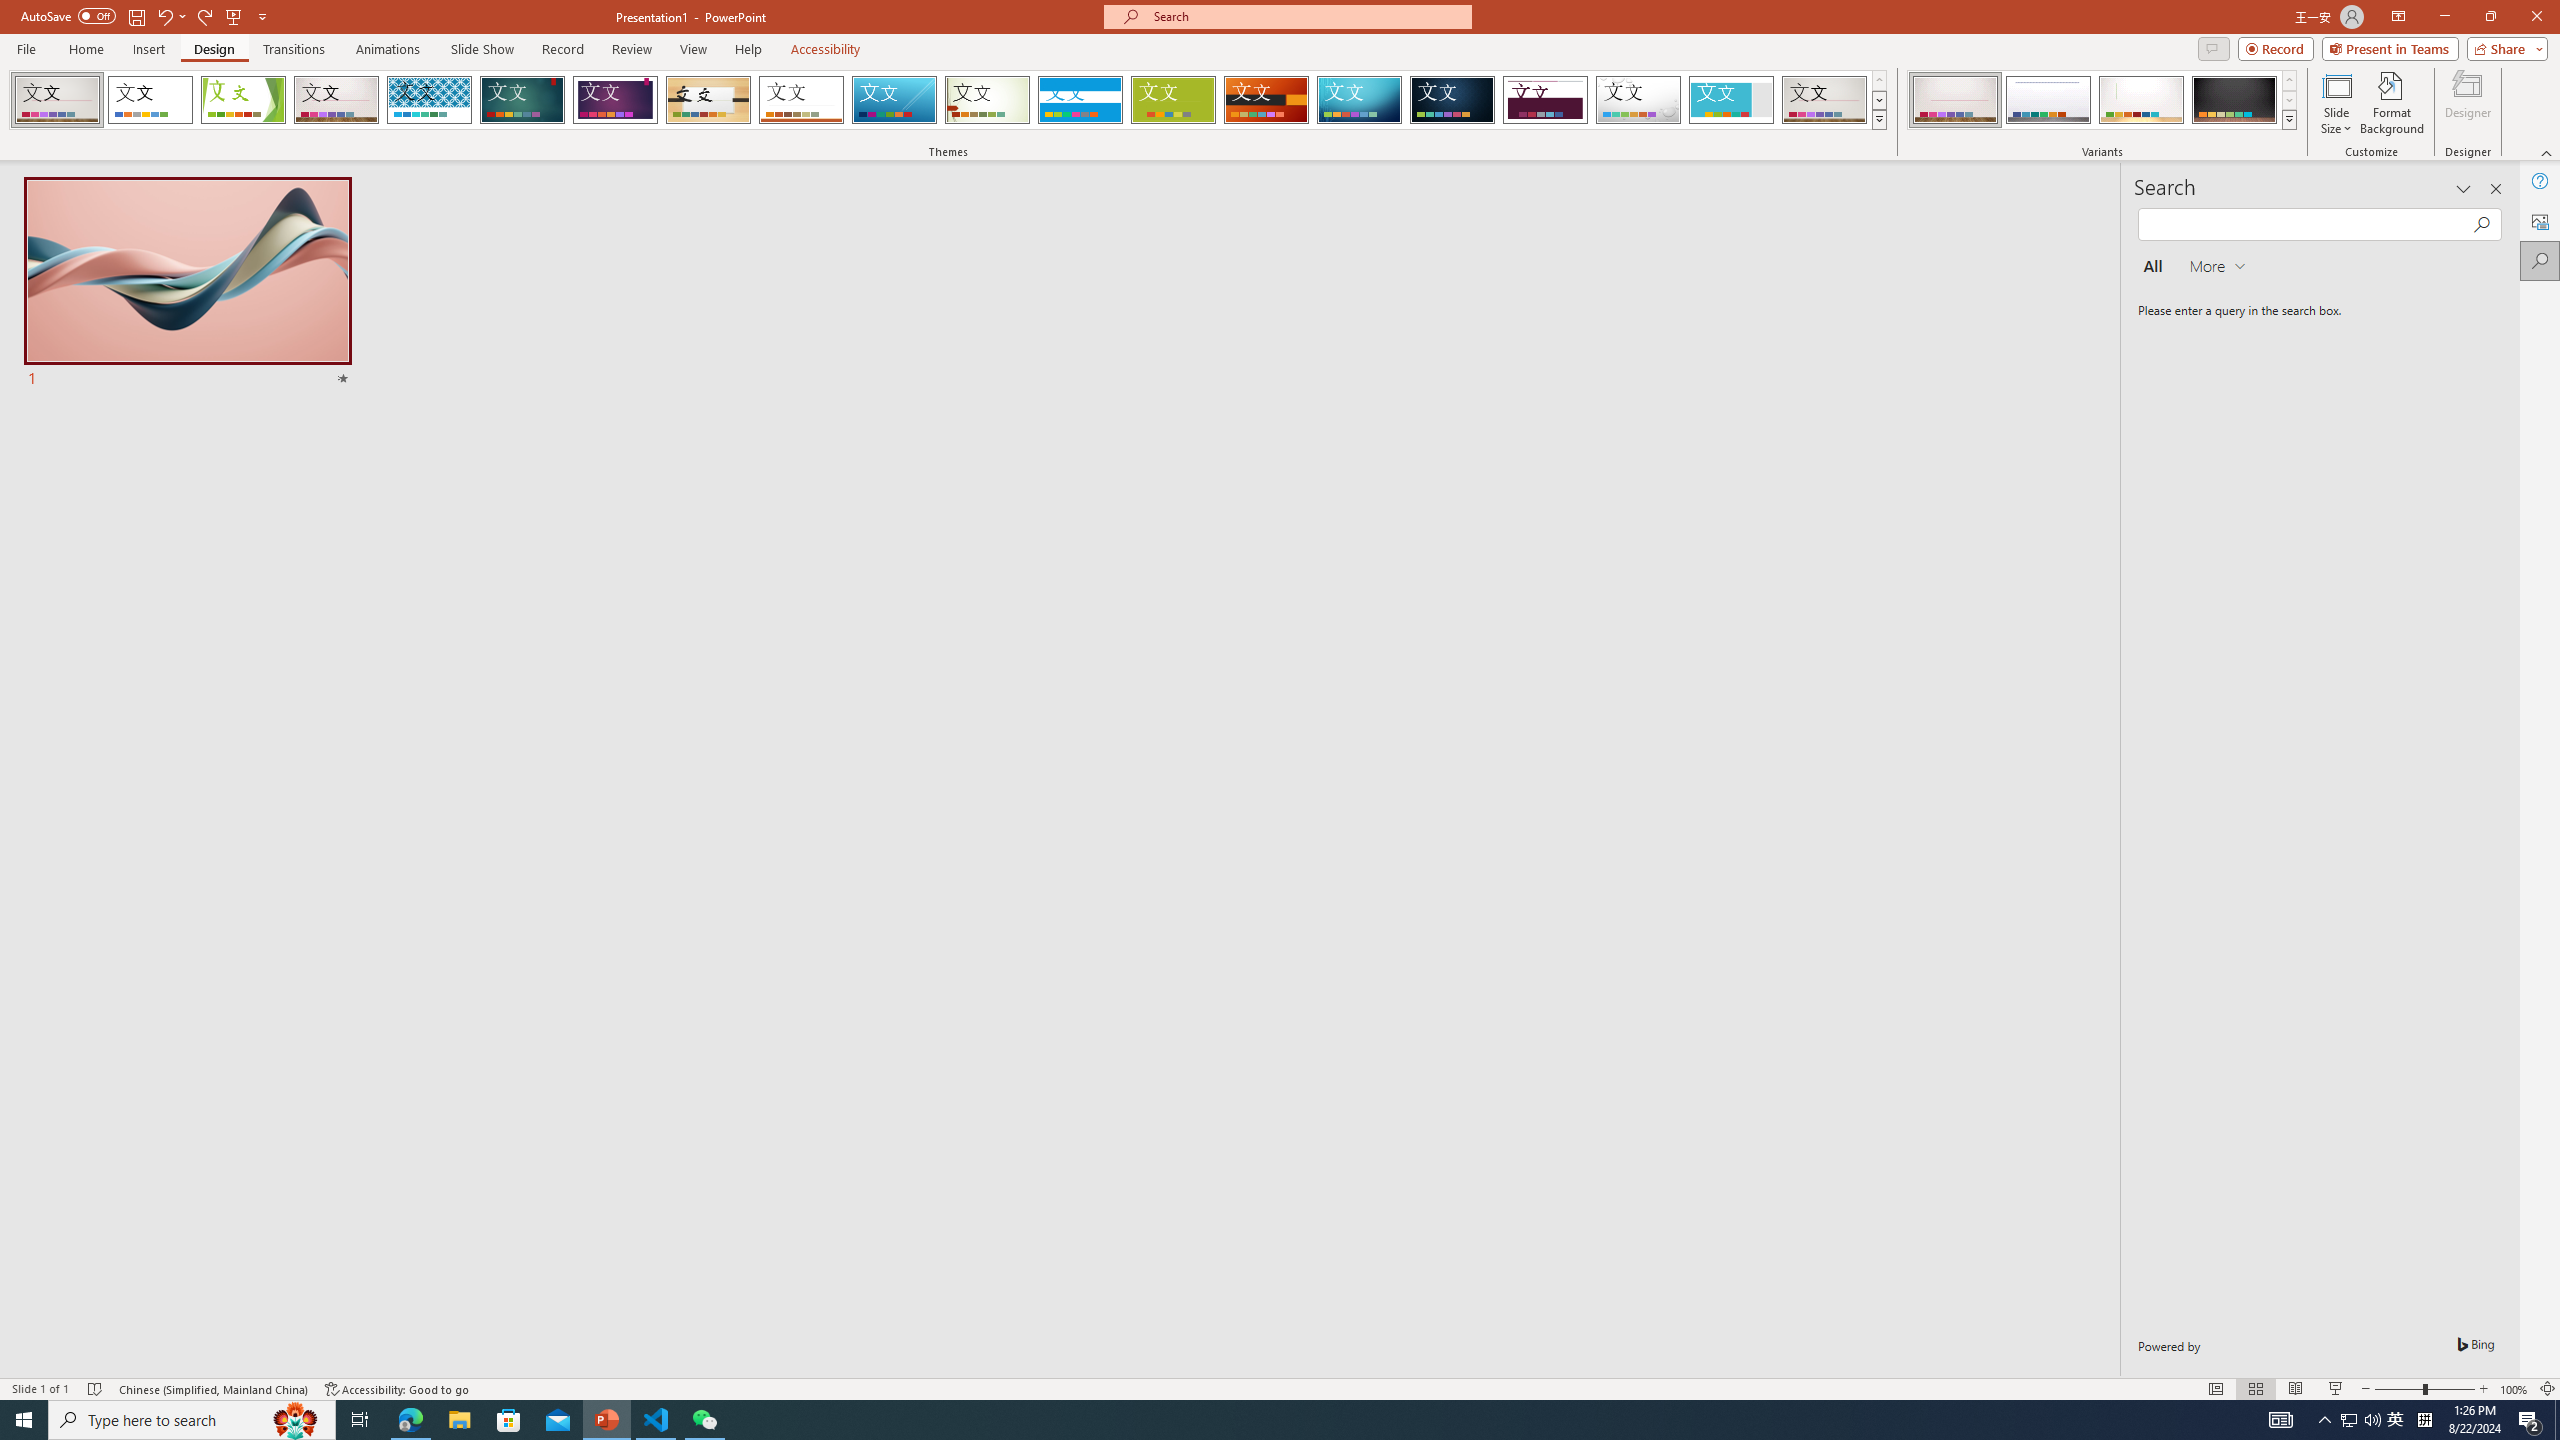 The image size is (2560, 1440). I want to click on 'Banded', so click(1080, 99).